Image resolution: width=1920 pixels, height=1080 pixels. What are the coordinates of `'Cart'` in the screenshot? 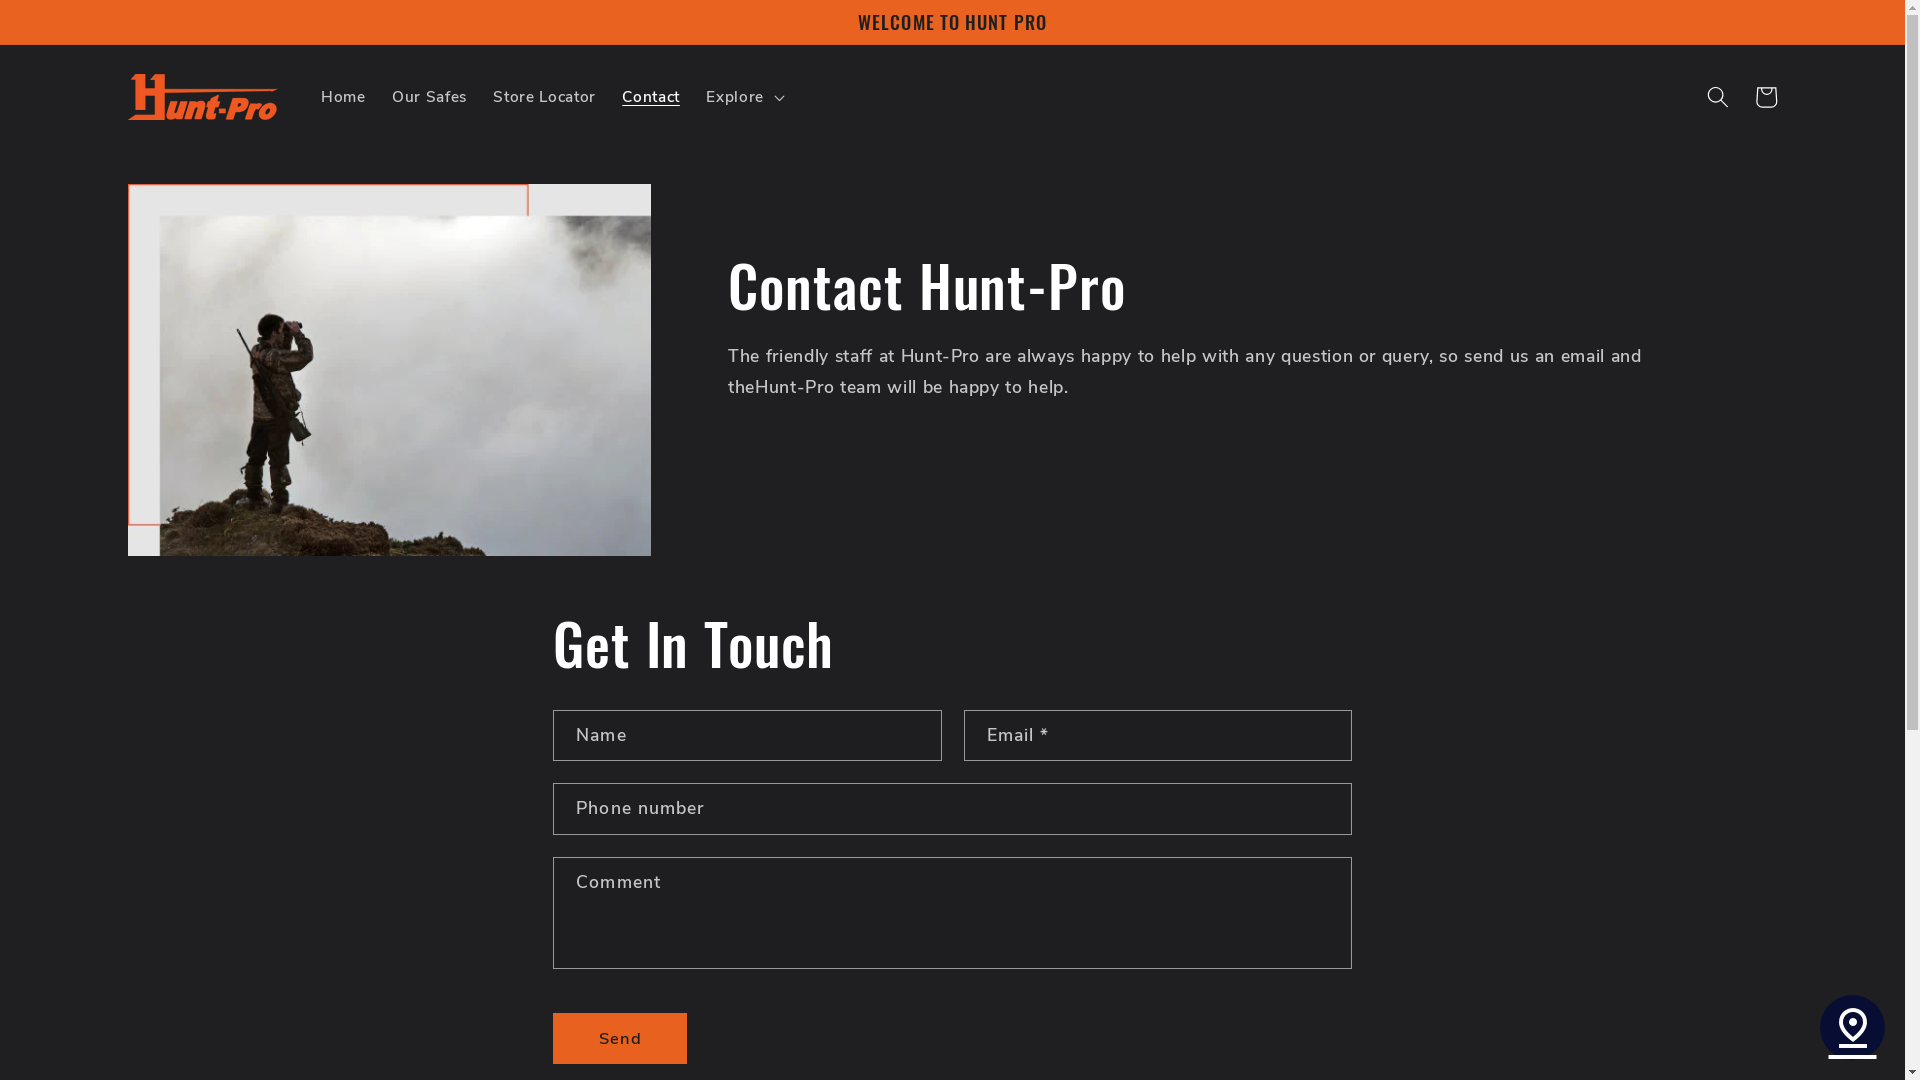 It's located at (1766, 96).